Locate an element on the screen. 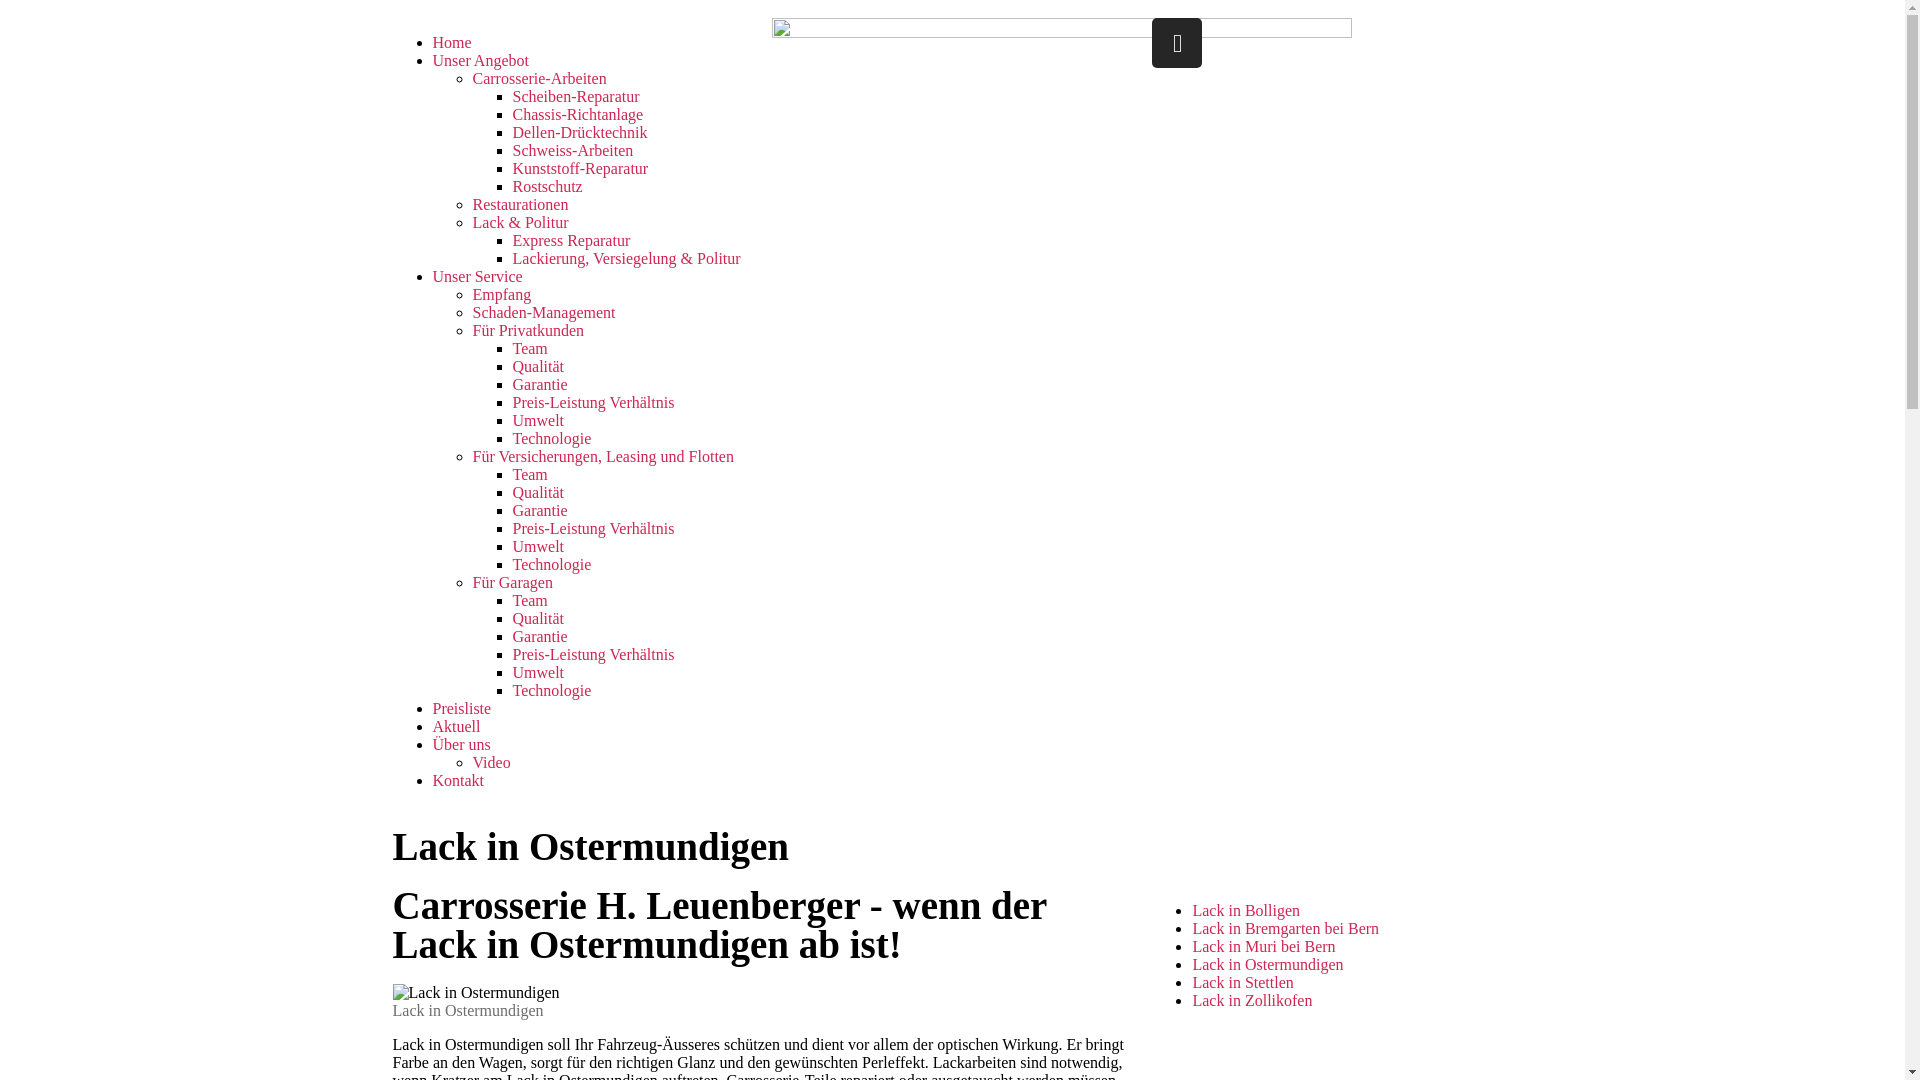 The width and height of the screenshot is (1920, 1080). 'Preisliste' is located at coordinates (460, 707).